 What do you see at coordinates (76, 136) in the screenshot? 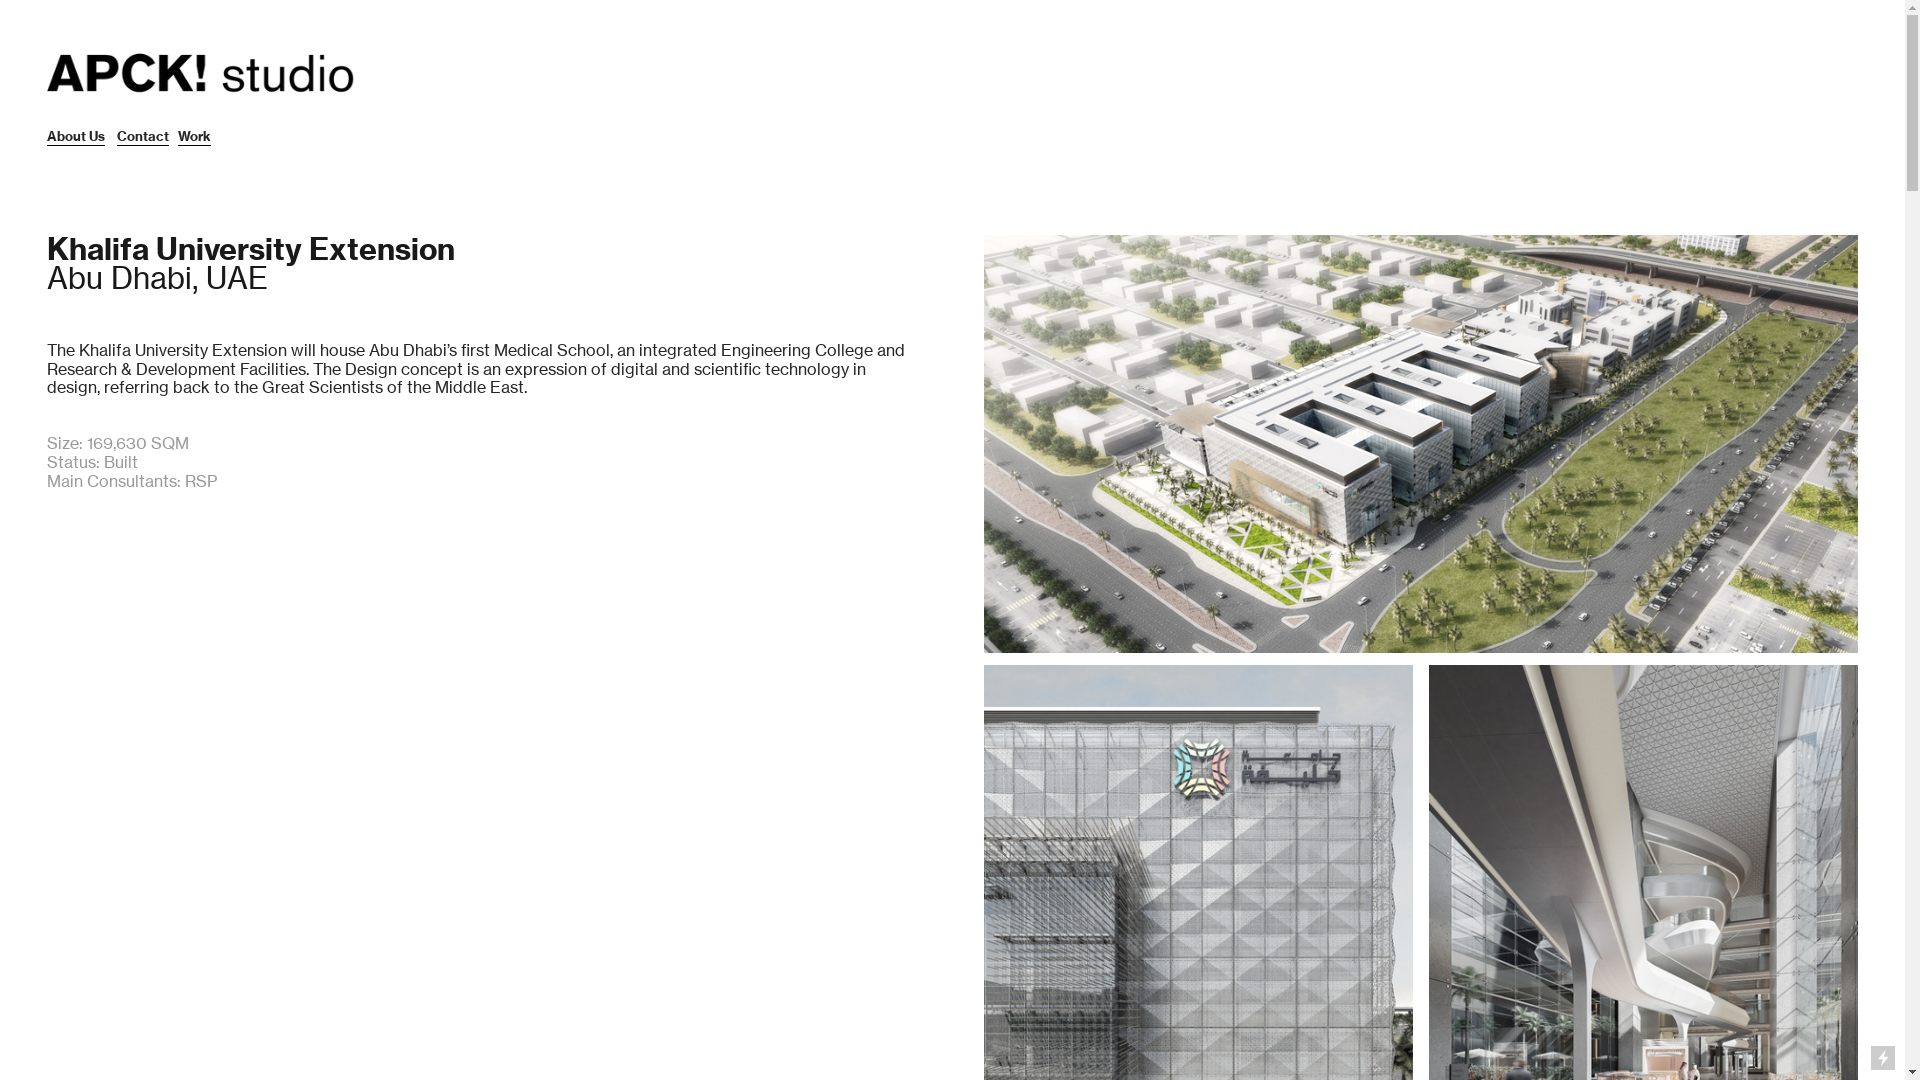
I see `'About Us'` at bounding box center [76, 136].